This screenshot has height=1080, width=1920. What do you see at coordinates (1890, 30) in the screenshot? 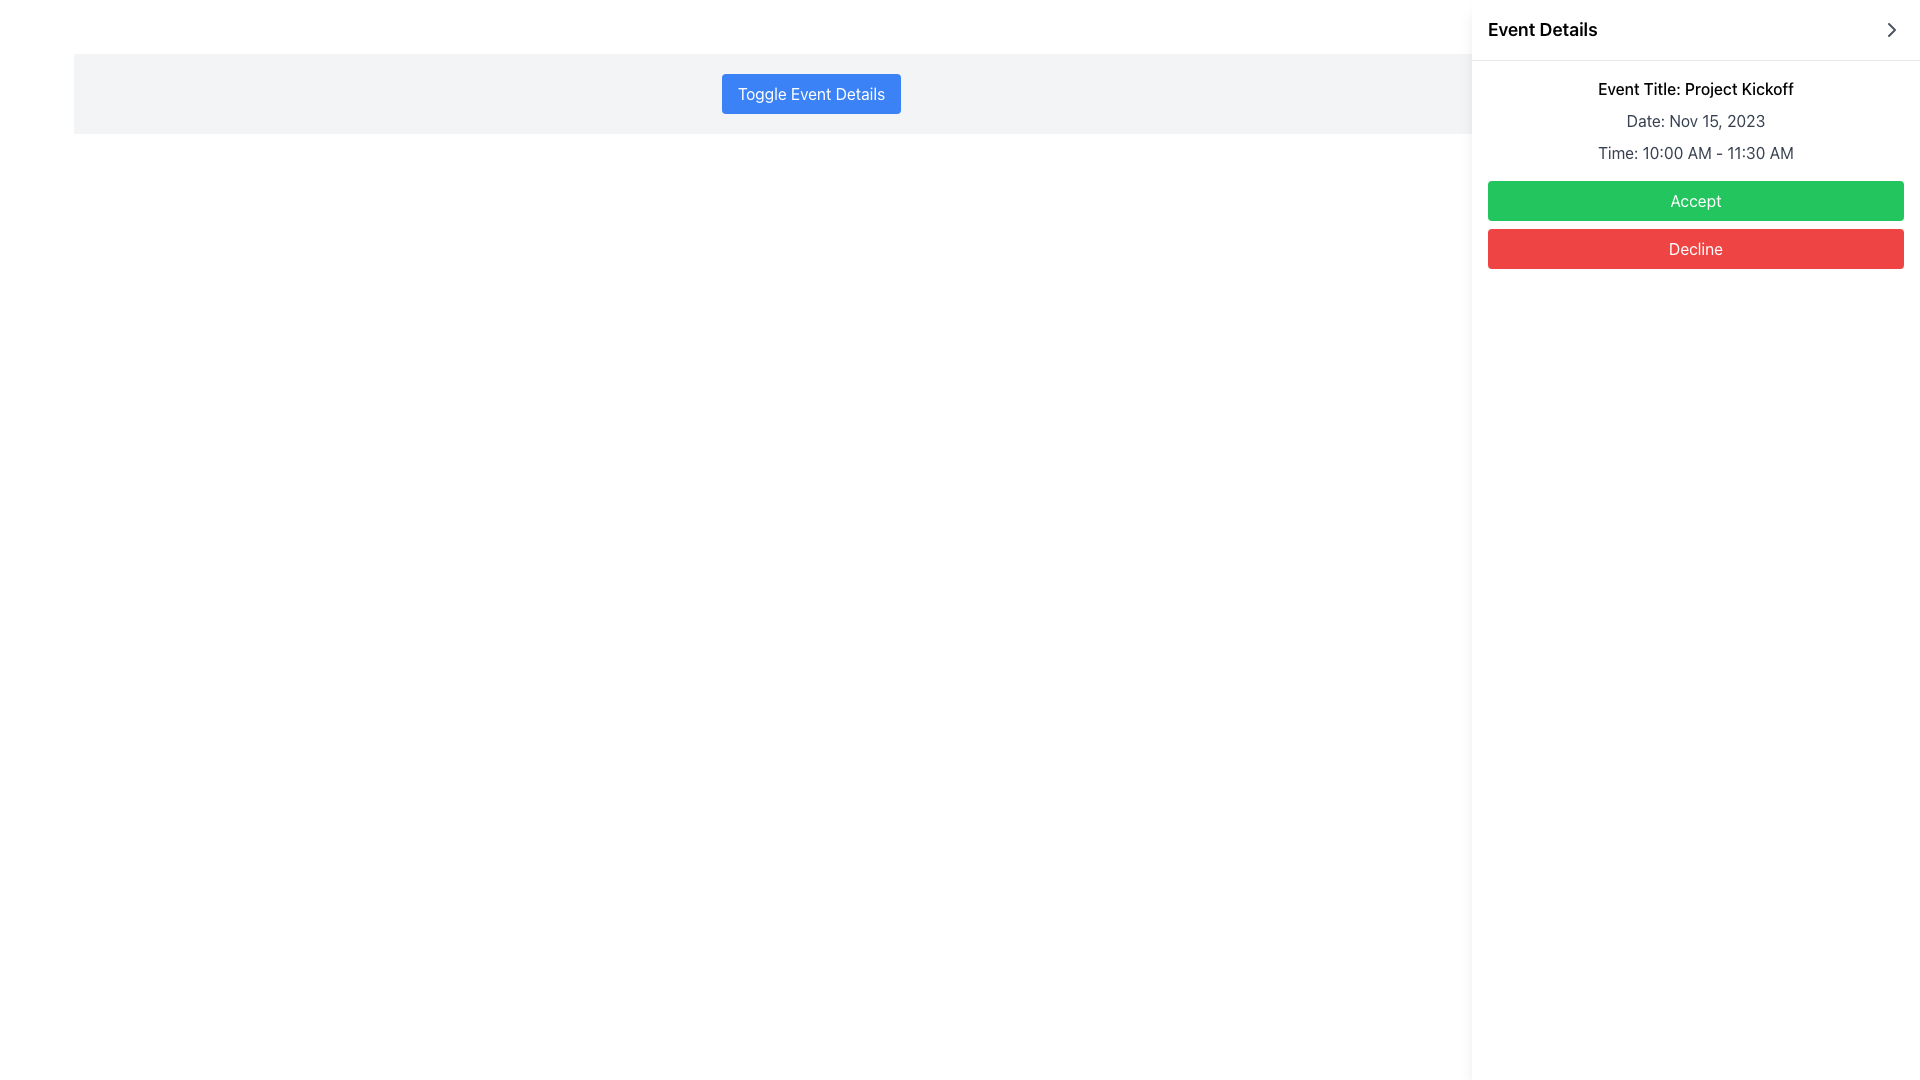
I see `the Chevron Symbol icon located in the top-right corner of the interface, adjacent to the 'Event Details' label` at bounding box center [1890, 30].